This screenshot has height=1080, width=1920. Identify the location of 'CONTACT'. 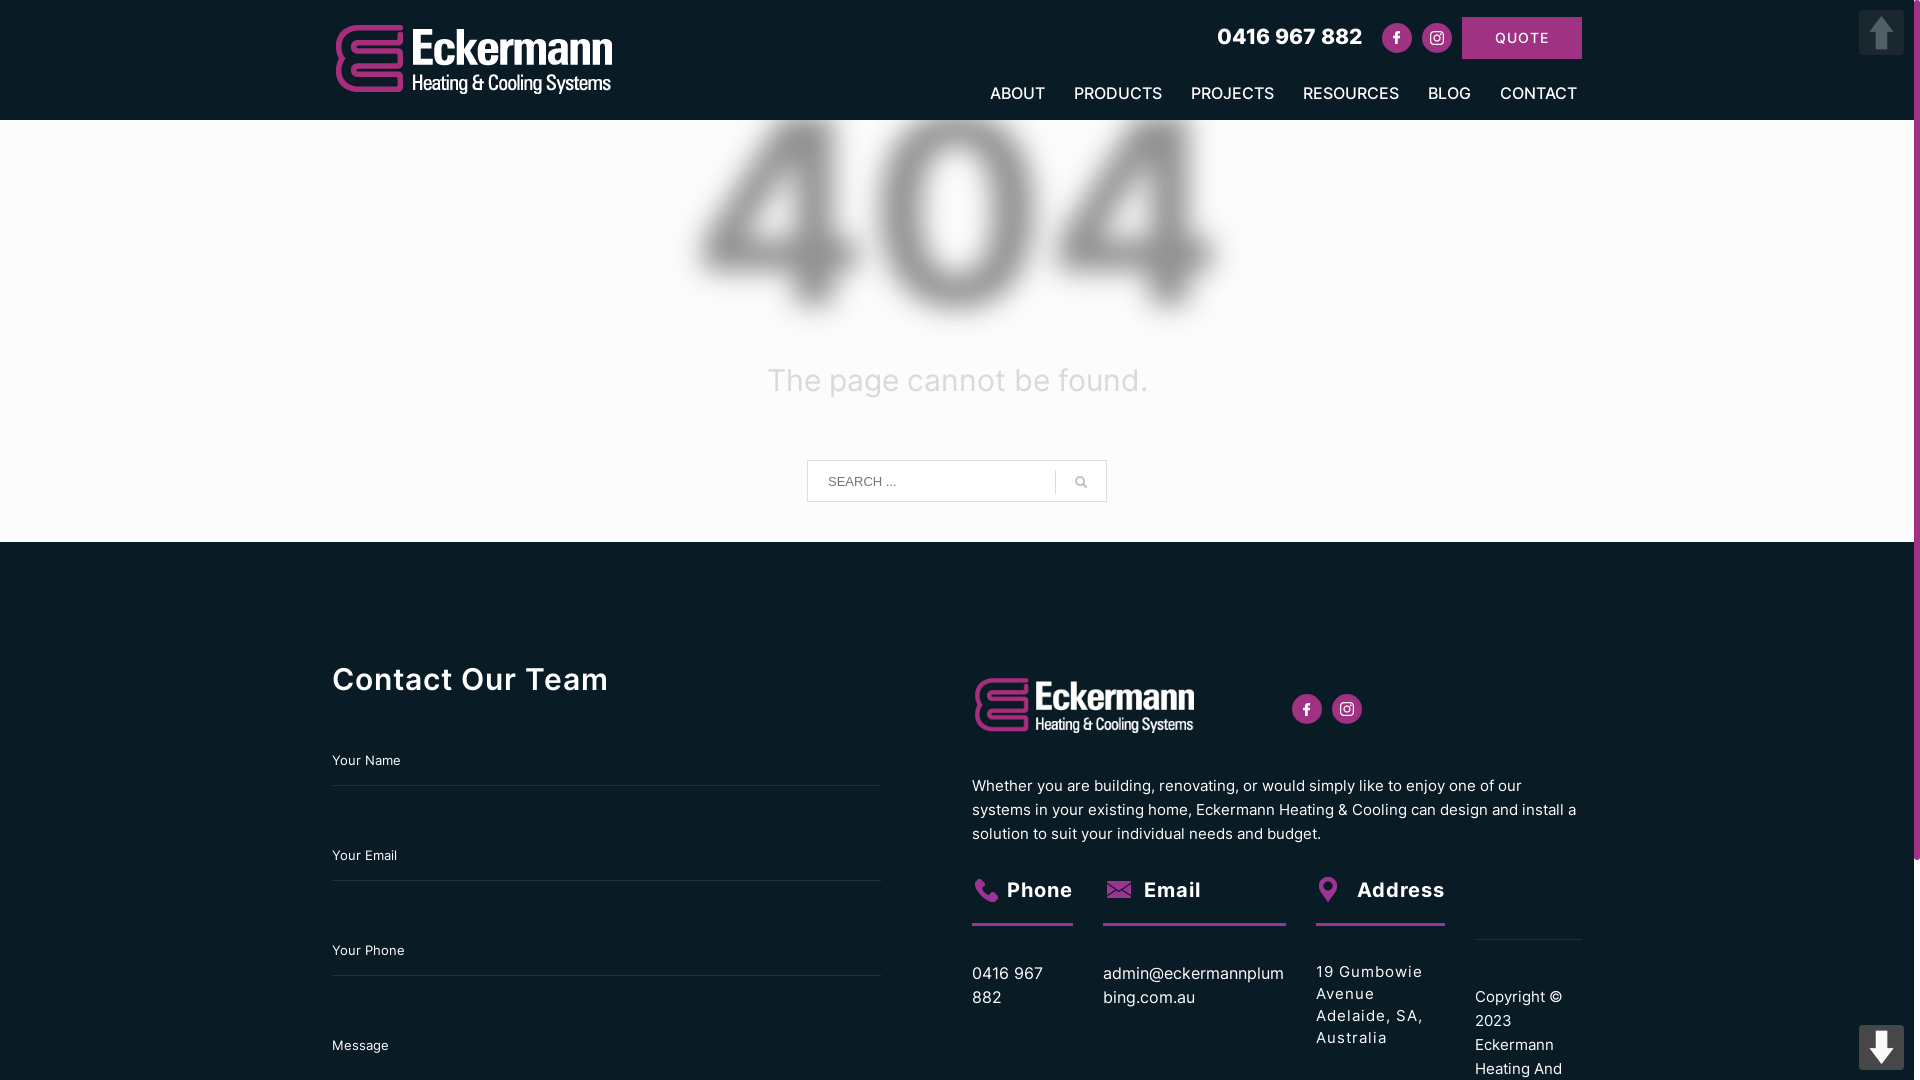
(1531, 92).